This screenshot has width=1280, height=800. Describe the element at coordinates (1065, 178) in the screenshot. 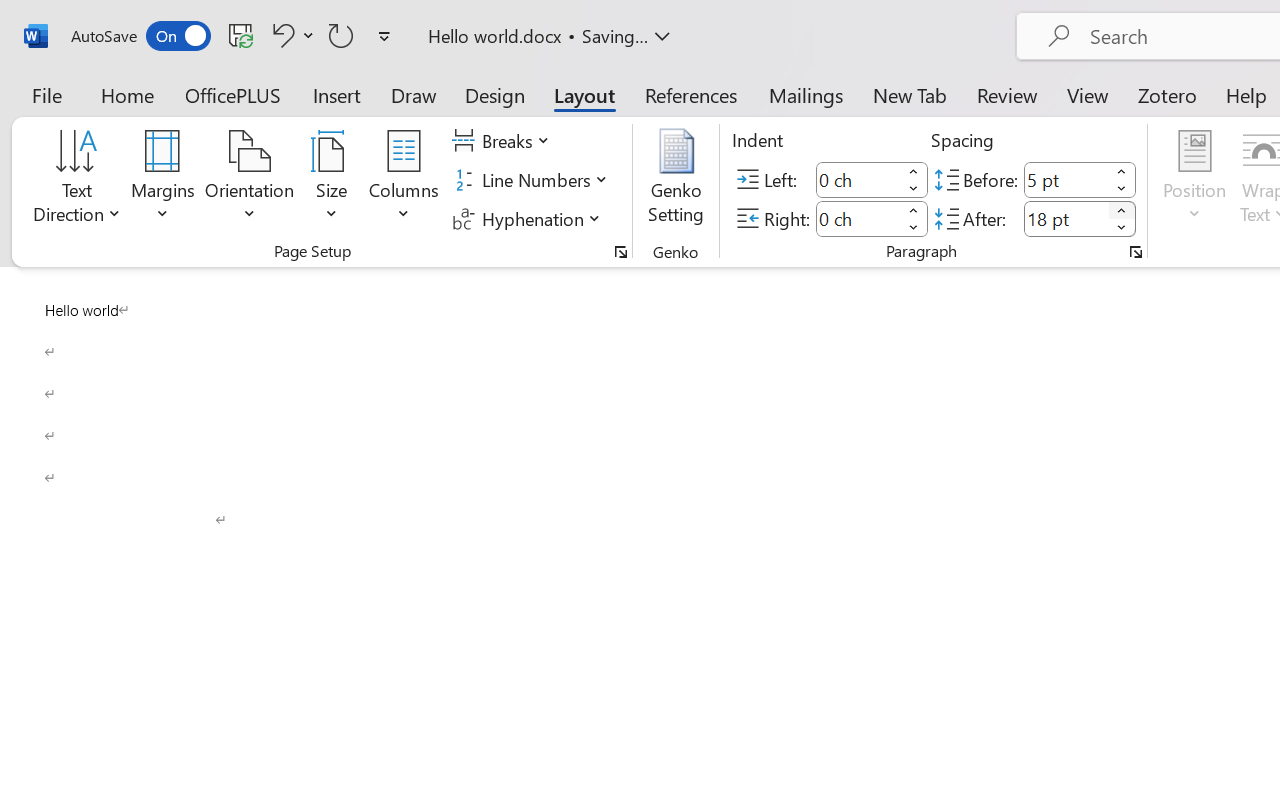

I see `'Spacing Before'` at that location.